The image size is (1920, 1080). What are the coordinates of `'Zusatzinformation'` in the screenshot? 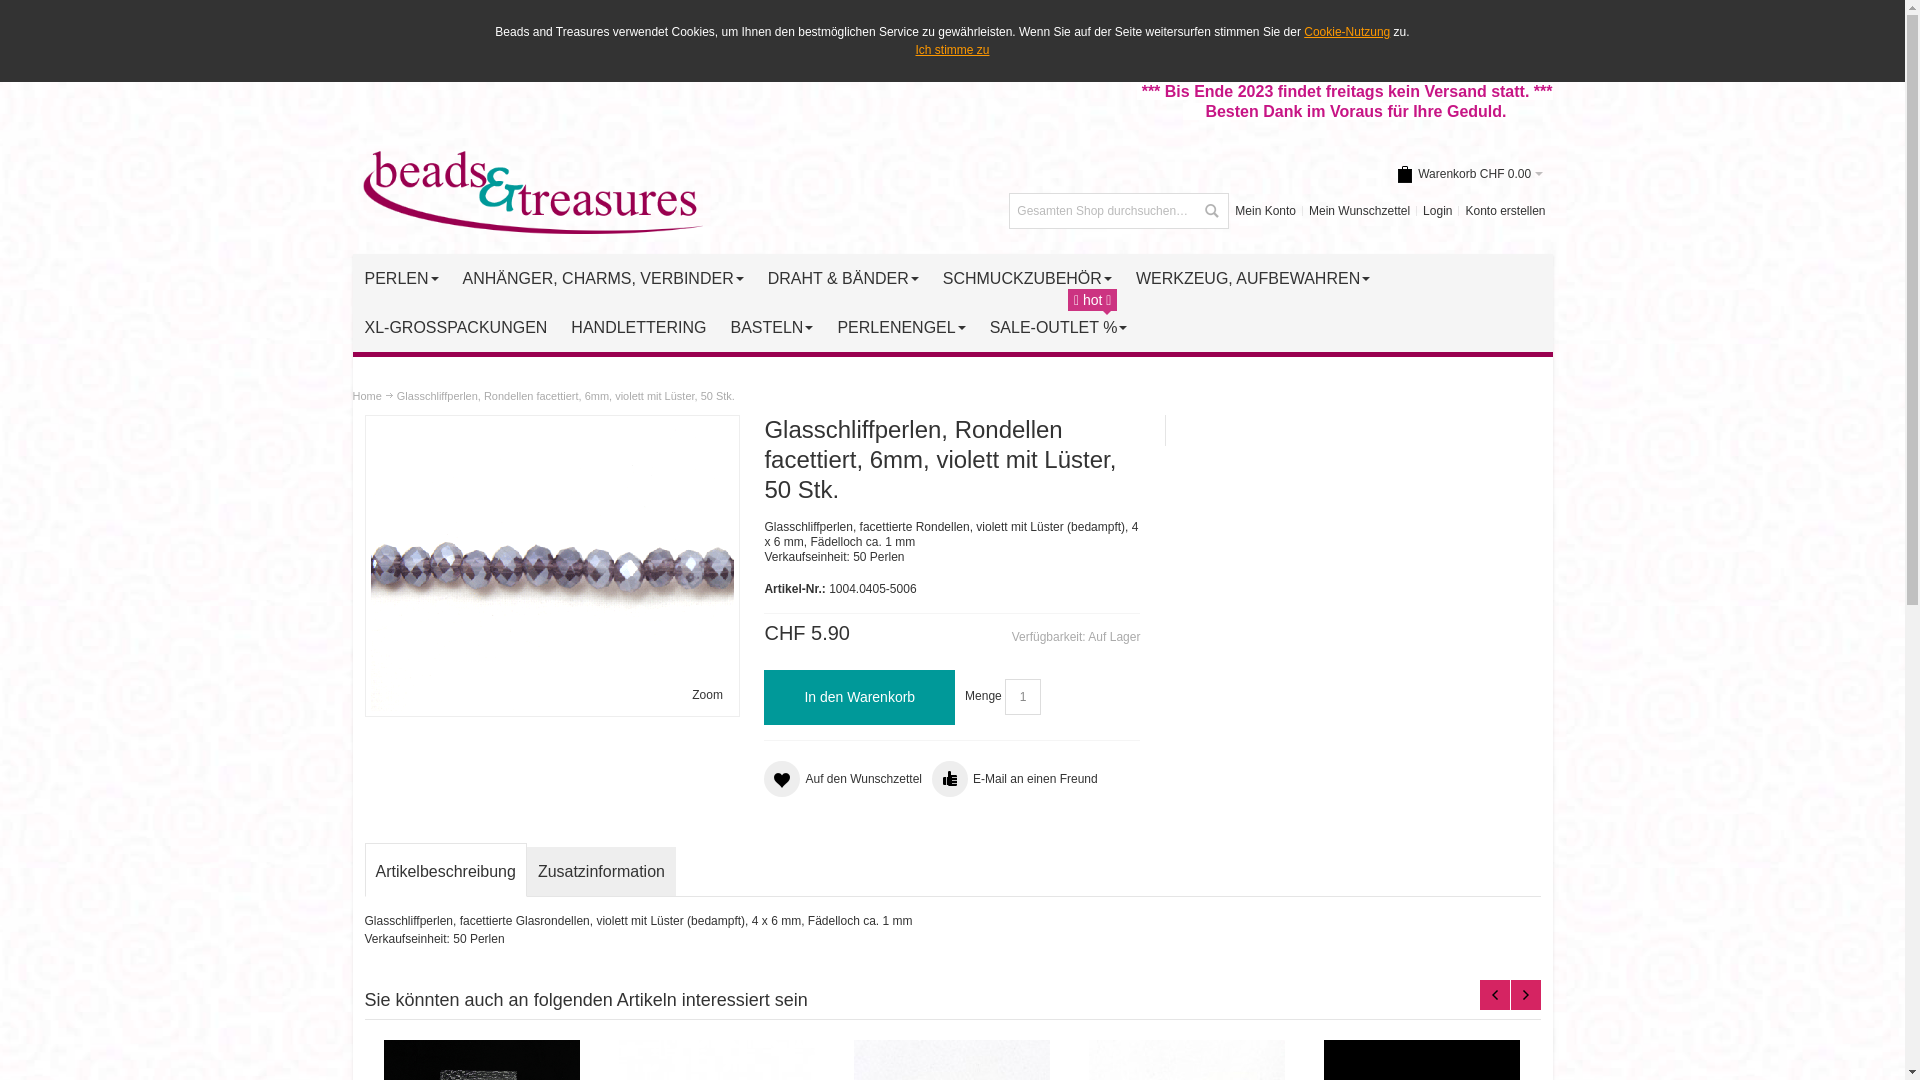 It's located at (600, 870).